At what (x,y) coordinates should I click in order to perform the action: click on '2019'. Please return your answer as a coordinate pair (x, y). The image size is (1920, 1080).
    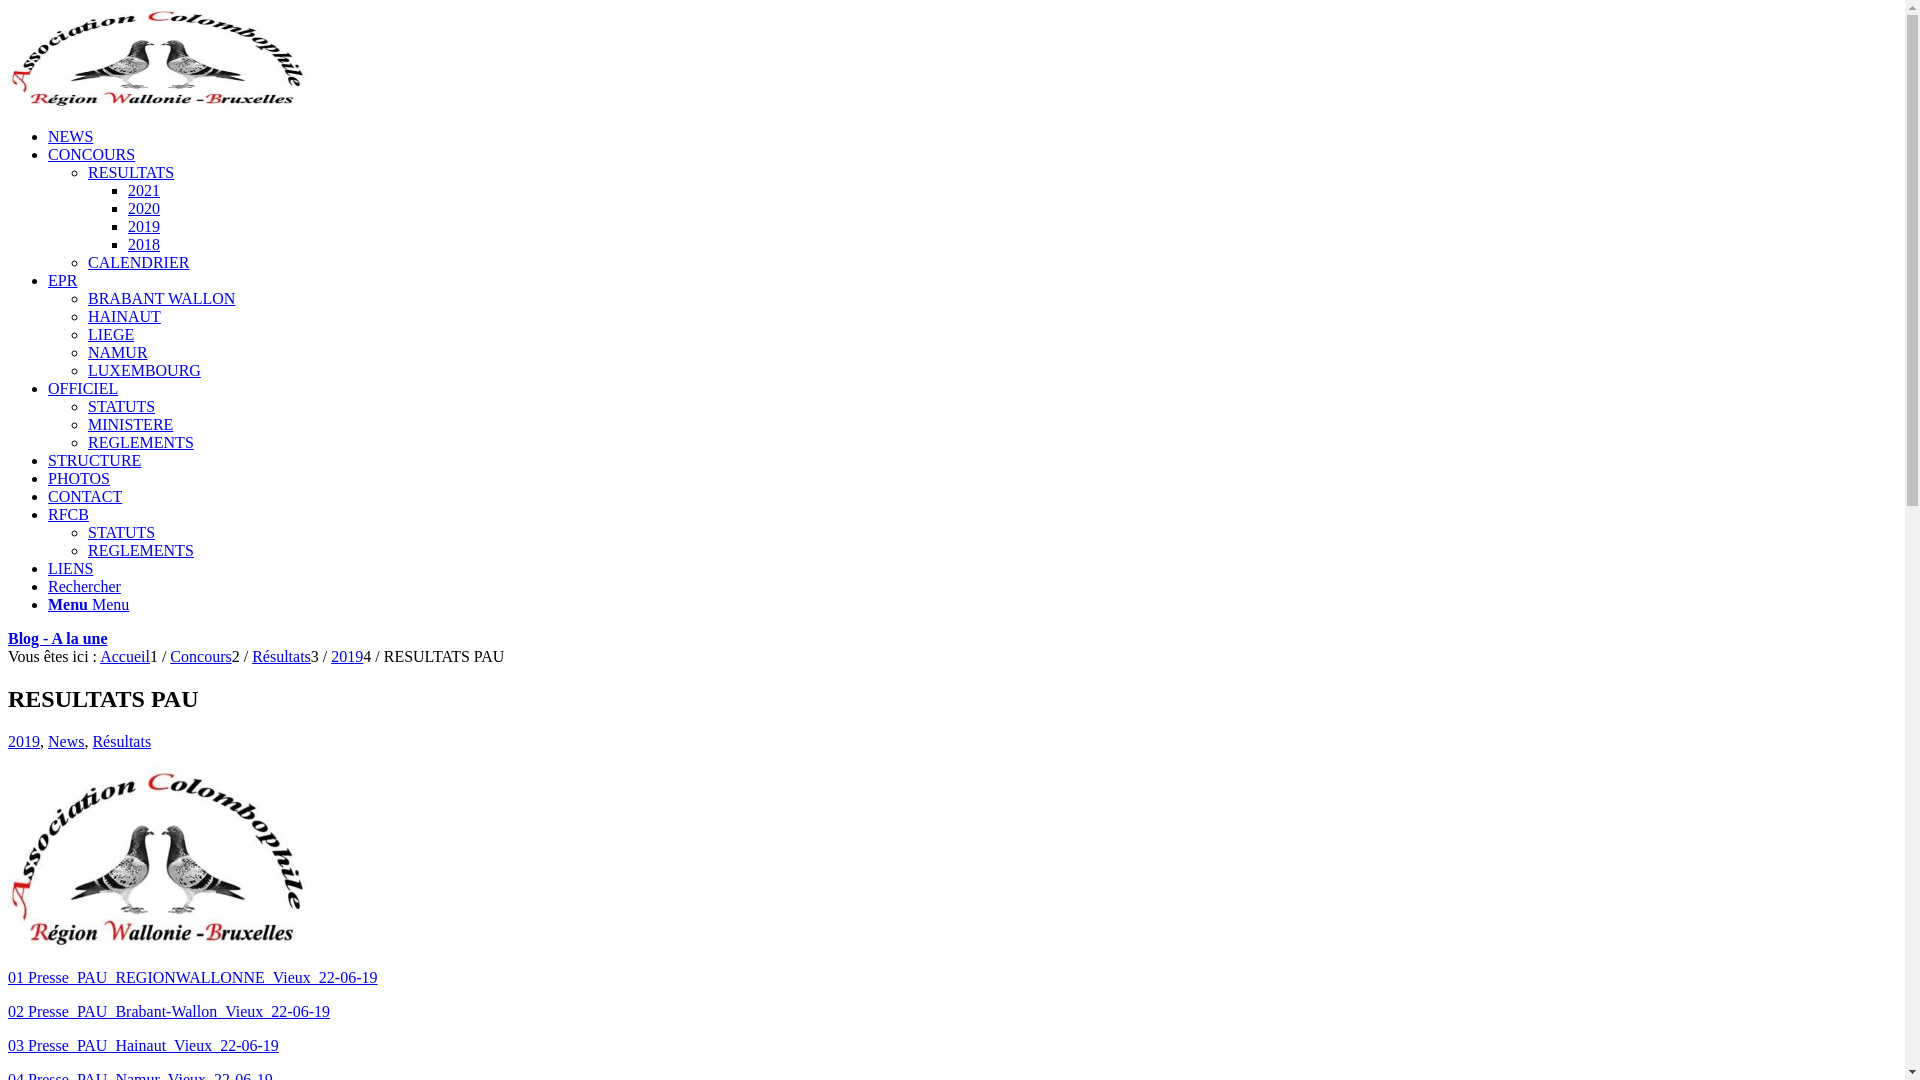
    Looking at the image, I should click on (346, 656).